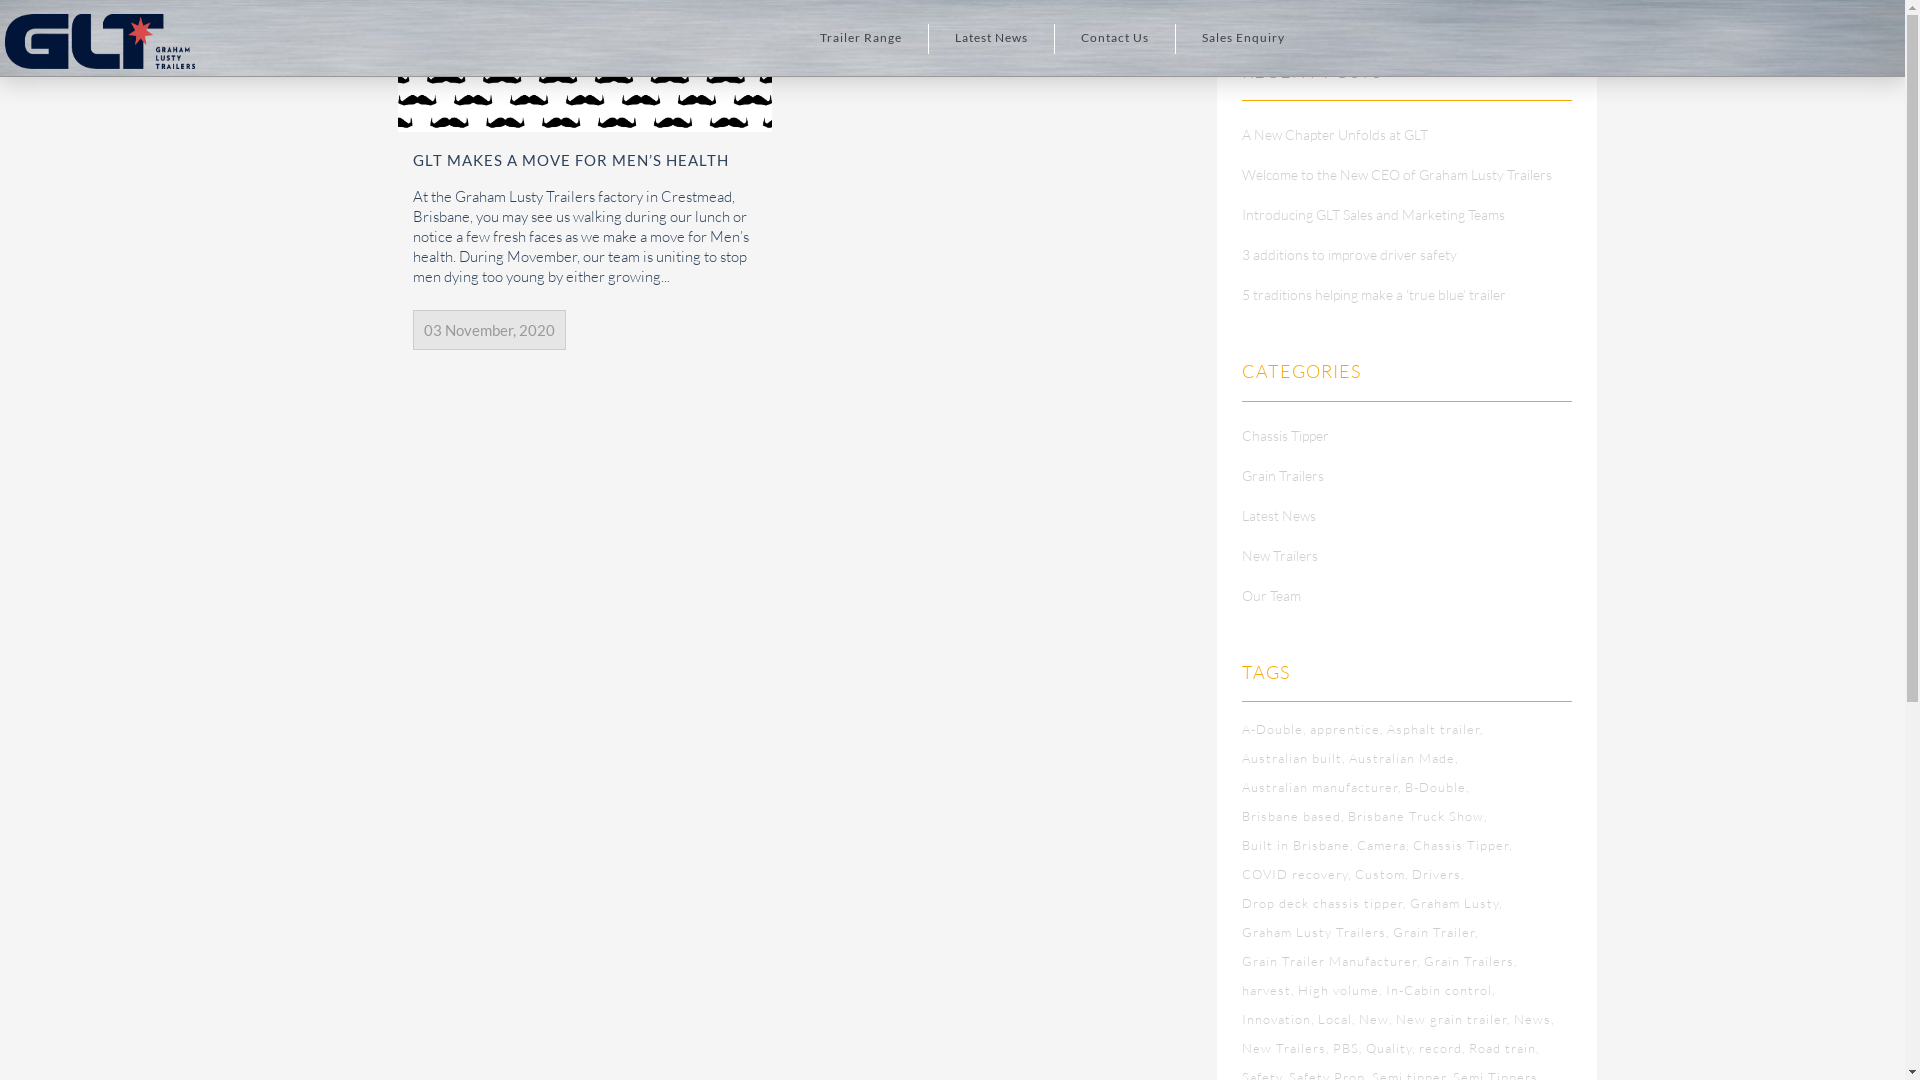  What do you see at coordinates (1390, 1047) in the screenshot?
I see `'Quality'` at bounding box center [1390, 1047].